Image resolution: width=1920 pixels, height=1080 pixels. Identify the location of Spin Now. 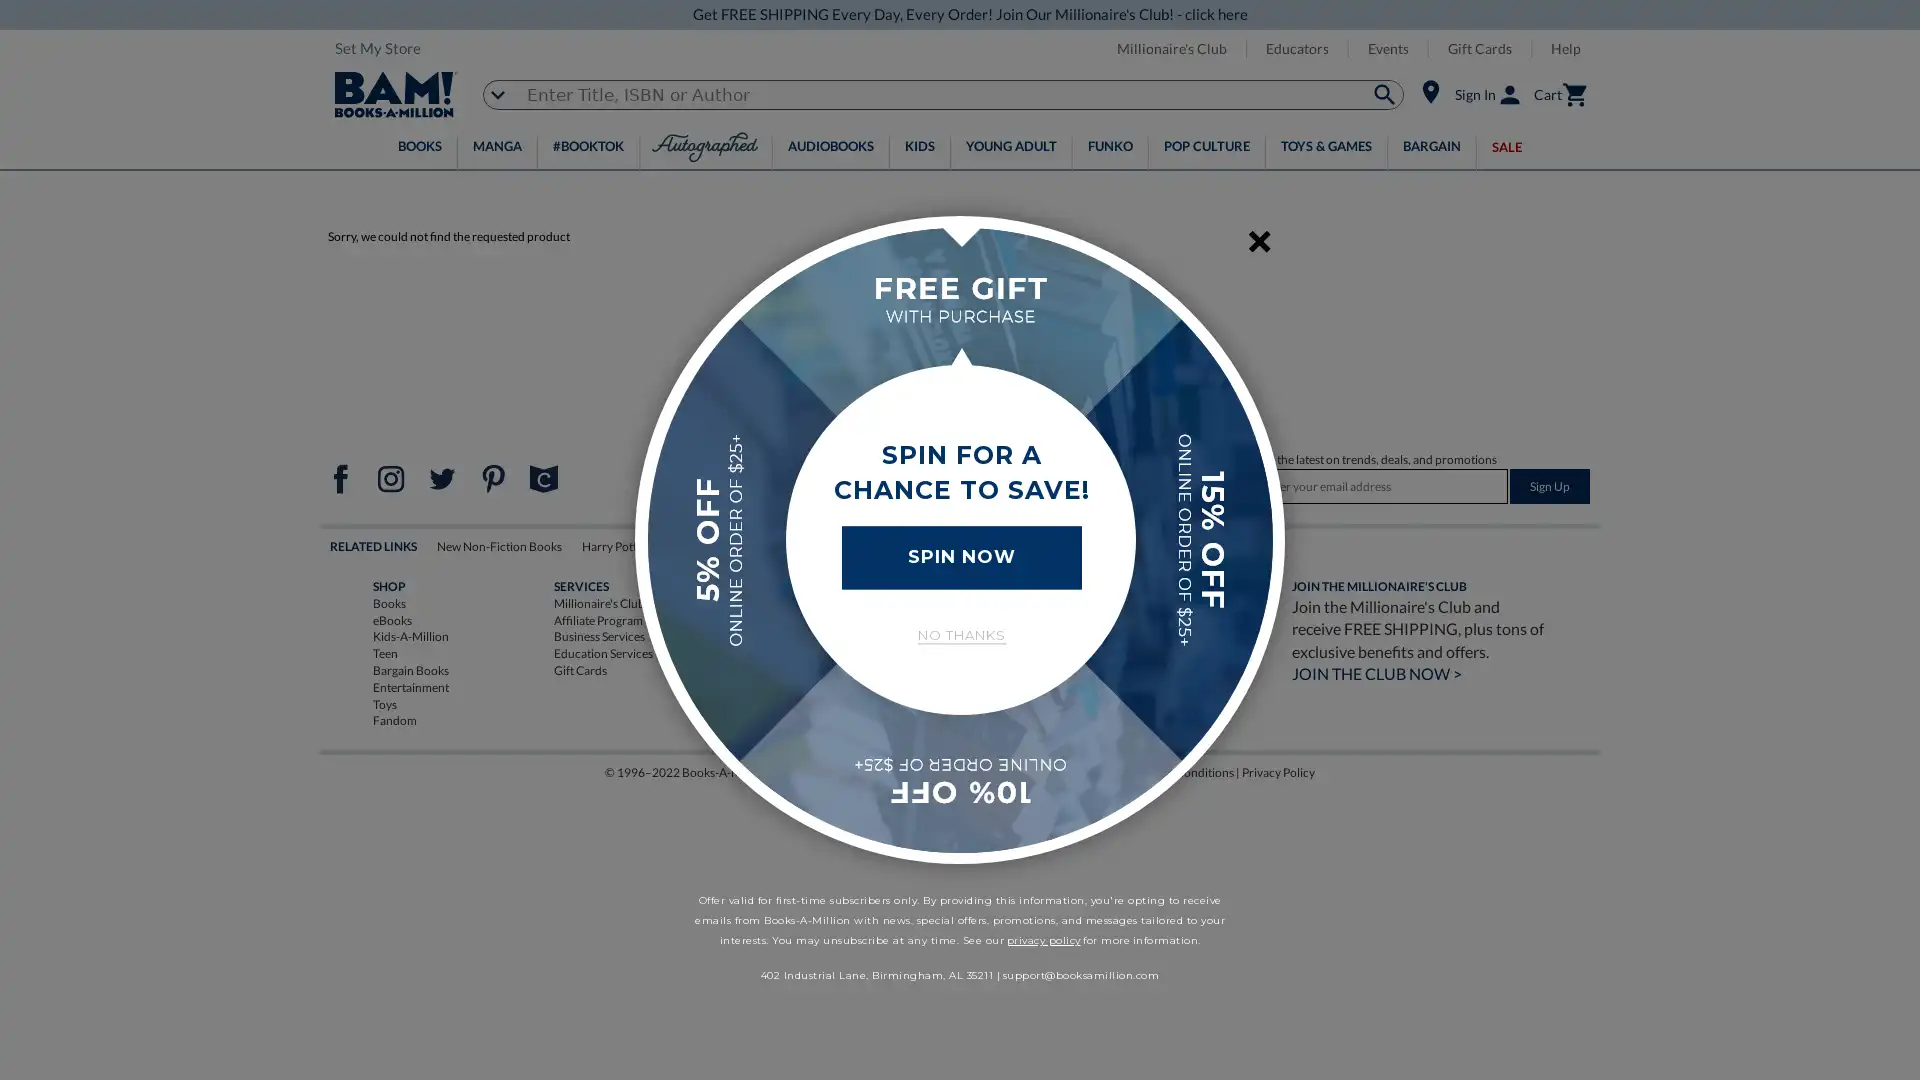
(960, 556).